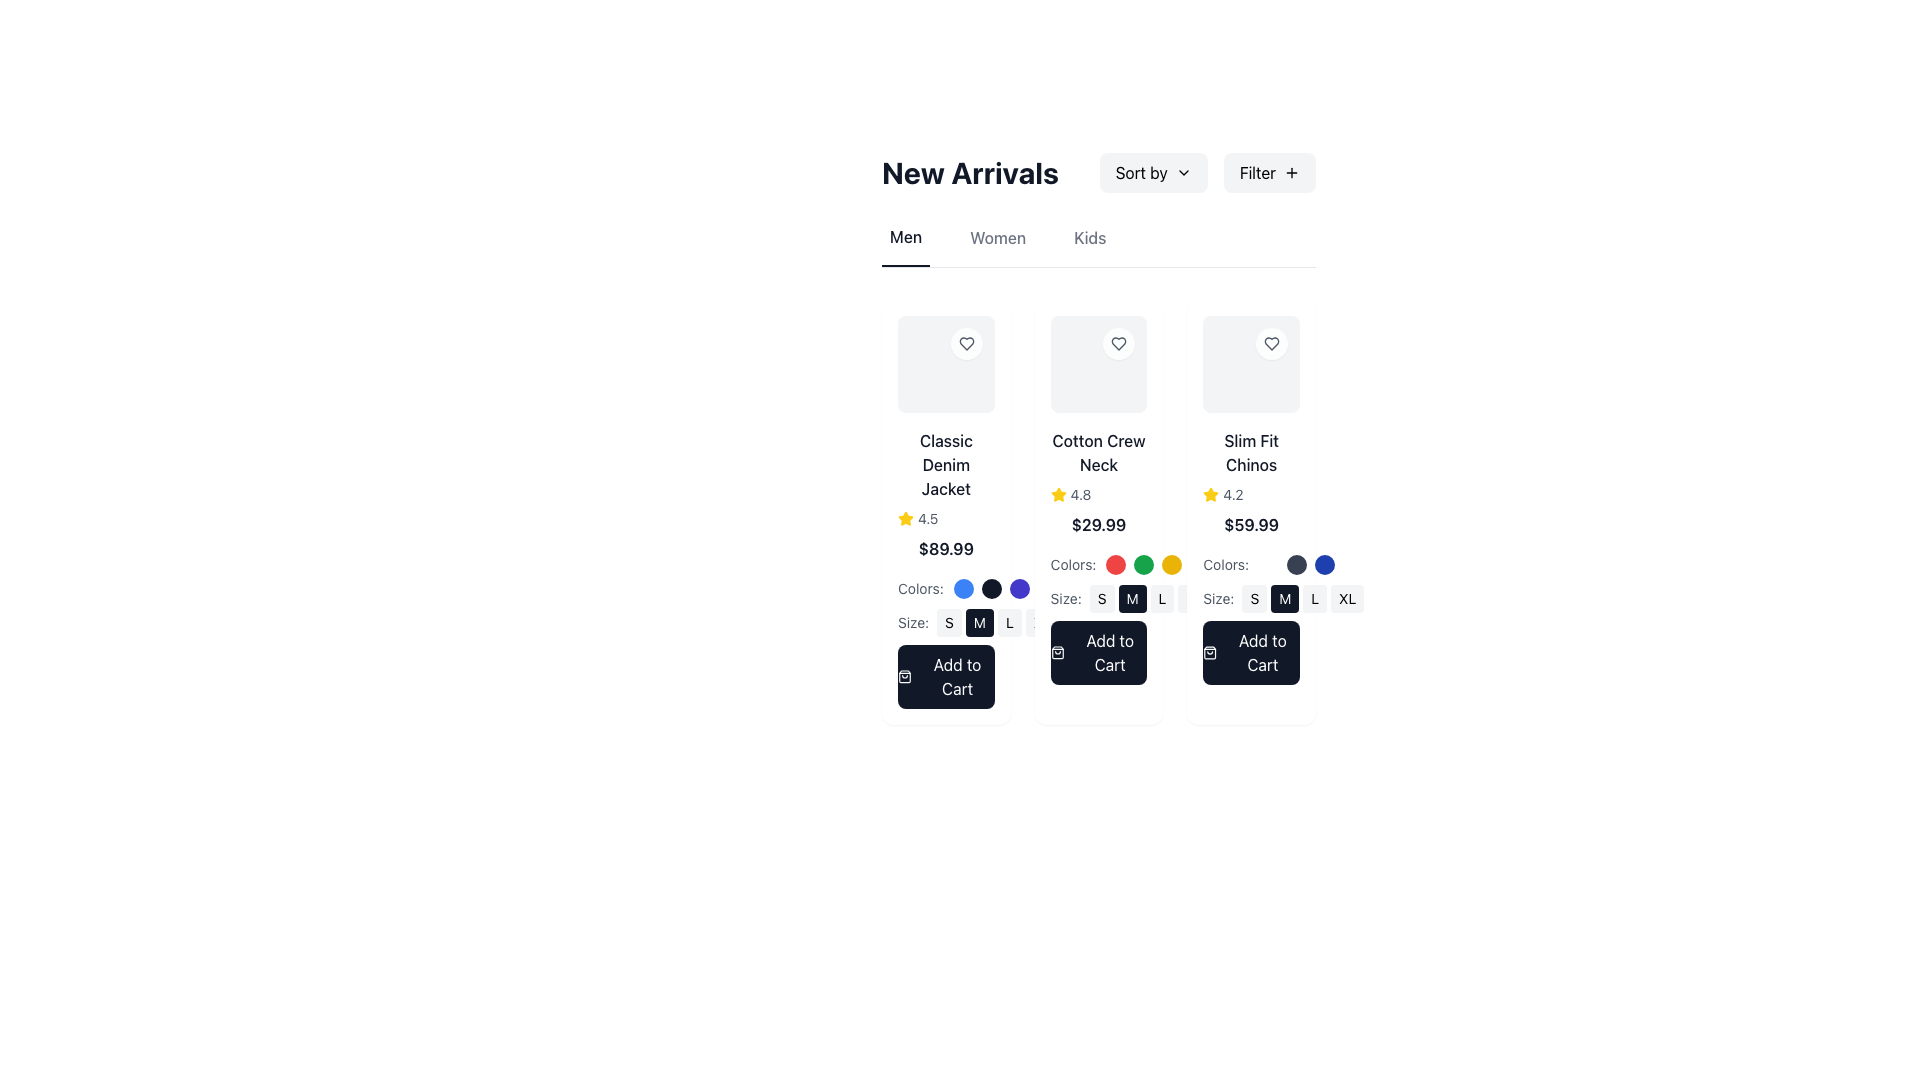 The image size is (1920, 1080). What do you see at coordinates (966, 342) in the screenshot?
I see `the heart-shaped icon button located near the top-right corner of the Slim Fit Chinos product tile in the New Arrivals section to observe visual feedback` at bounding box center [966, 342].